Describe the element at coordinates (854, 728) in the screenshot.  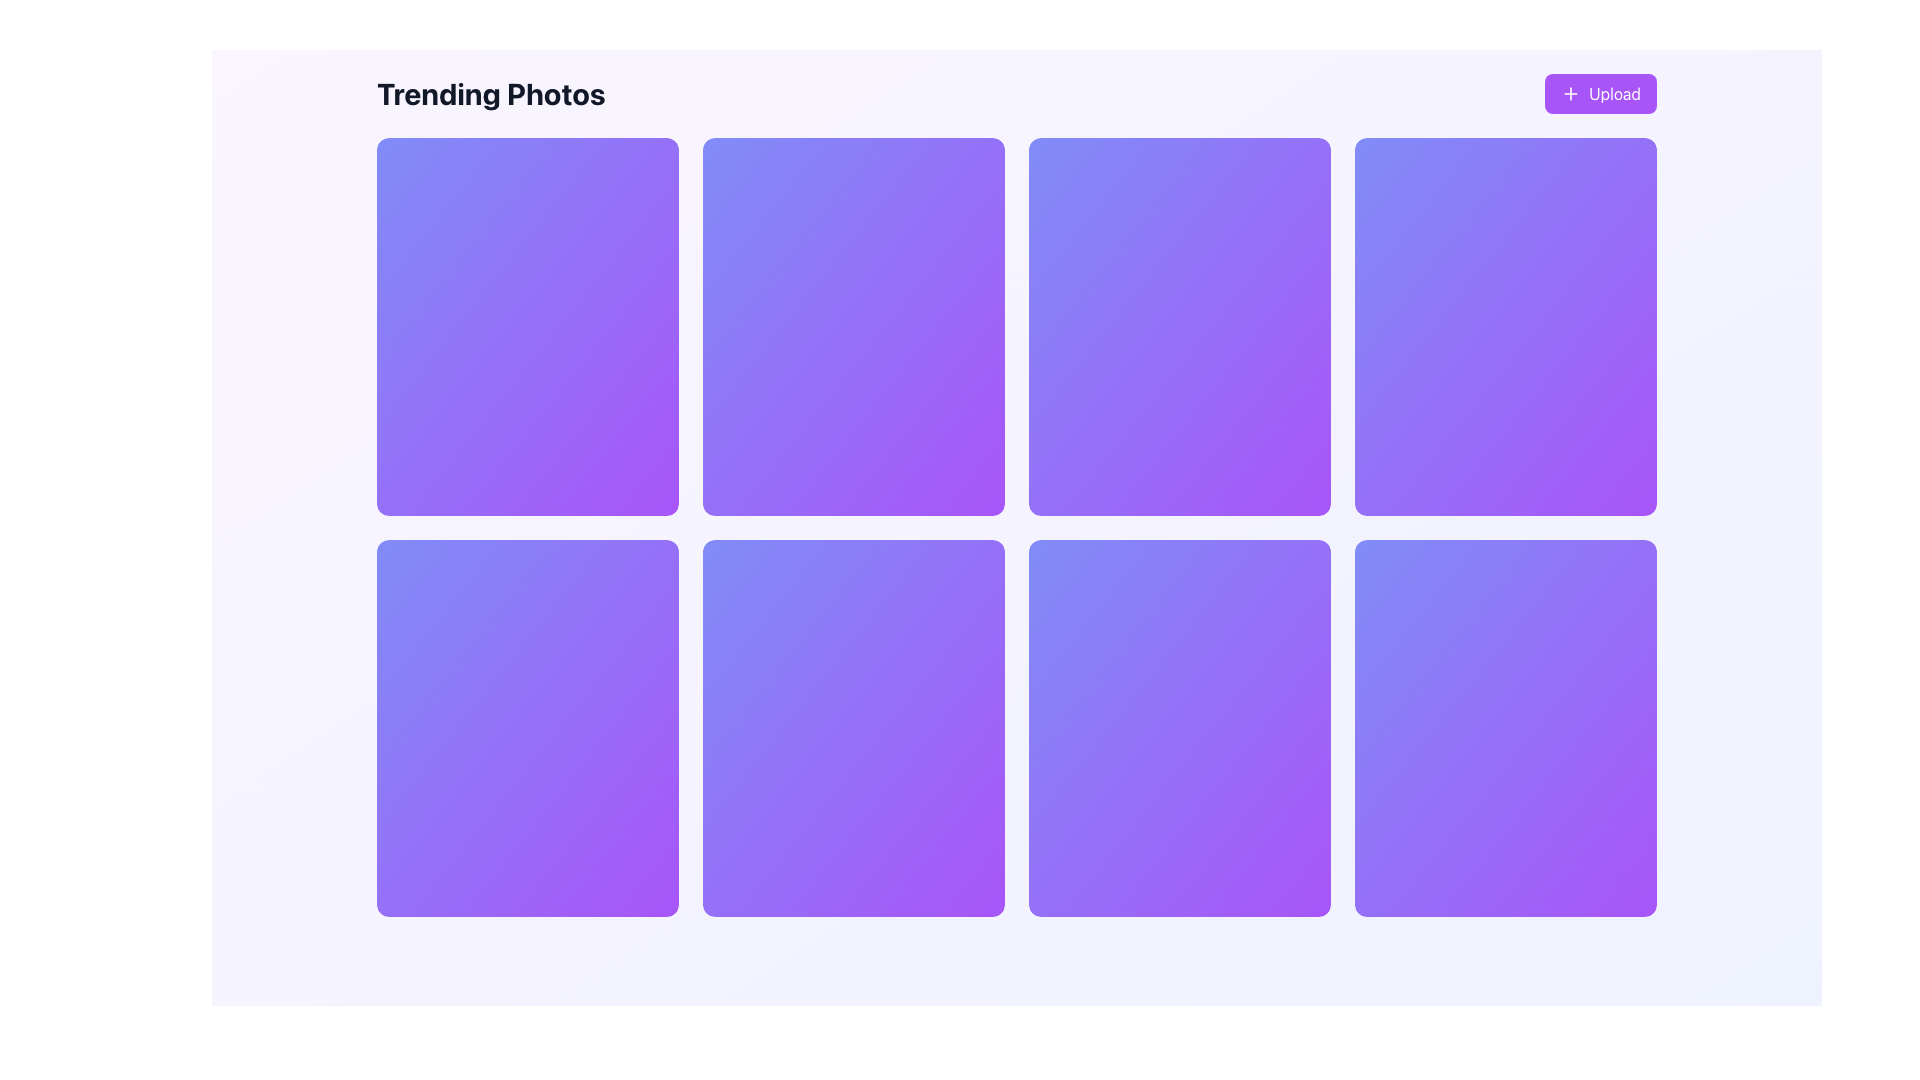
I see `the Clickable Card located in the second row and second column of the 4x4 grid layout` at that location.